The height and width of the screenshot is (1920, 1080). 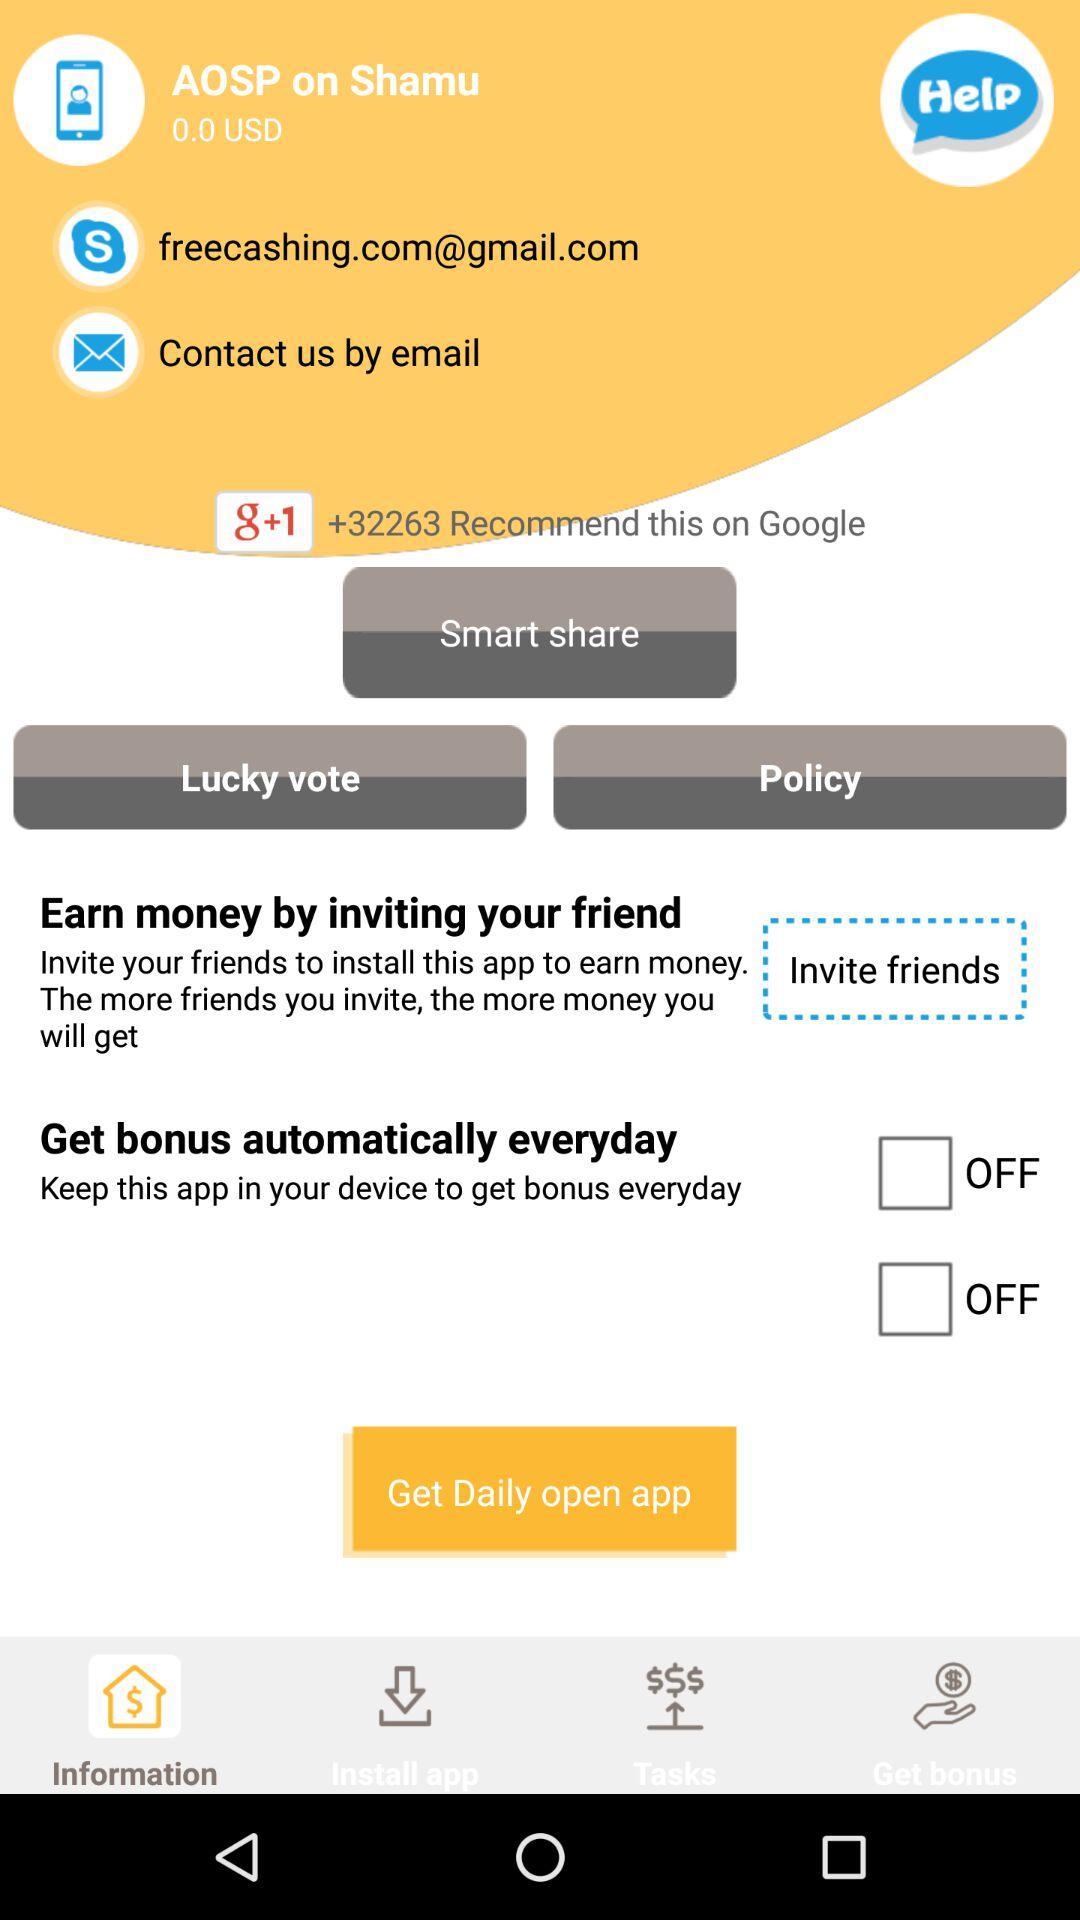 I want to click on skype, so click(x=98, y=245).